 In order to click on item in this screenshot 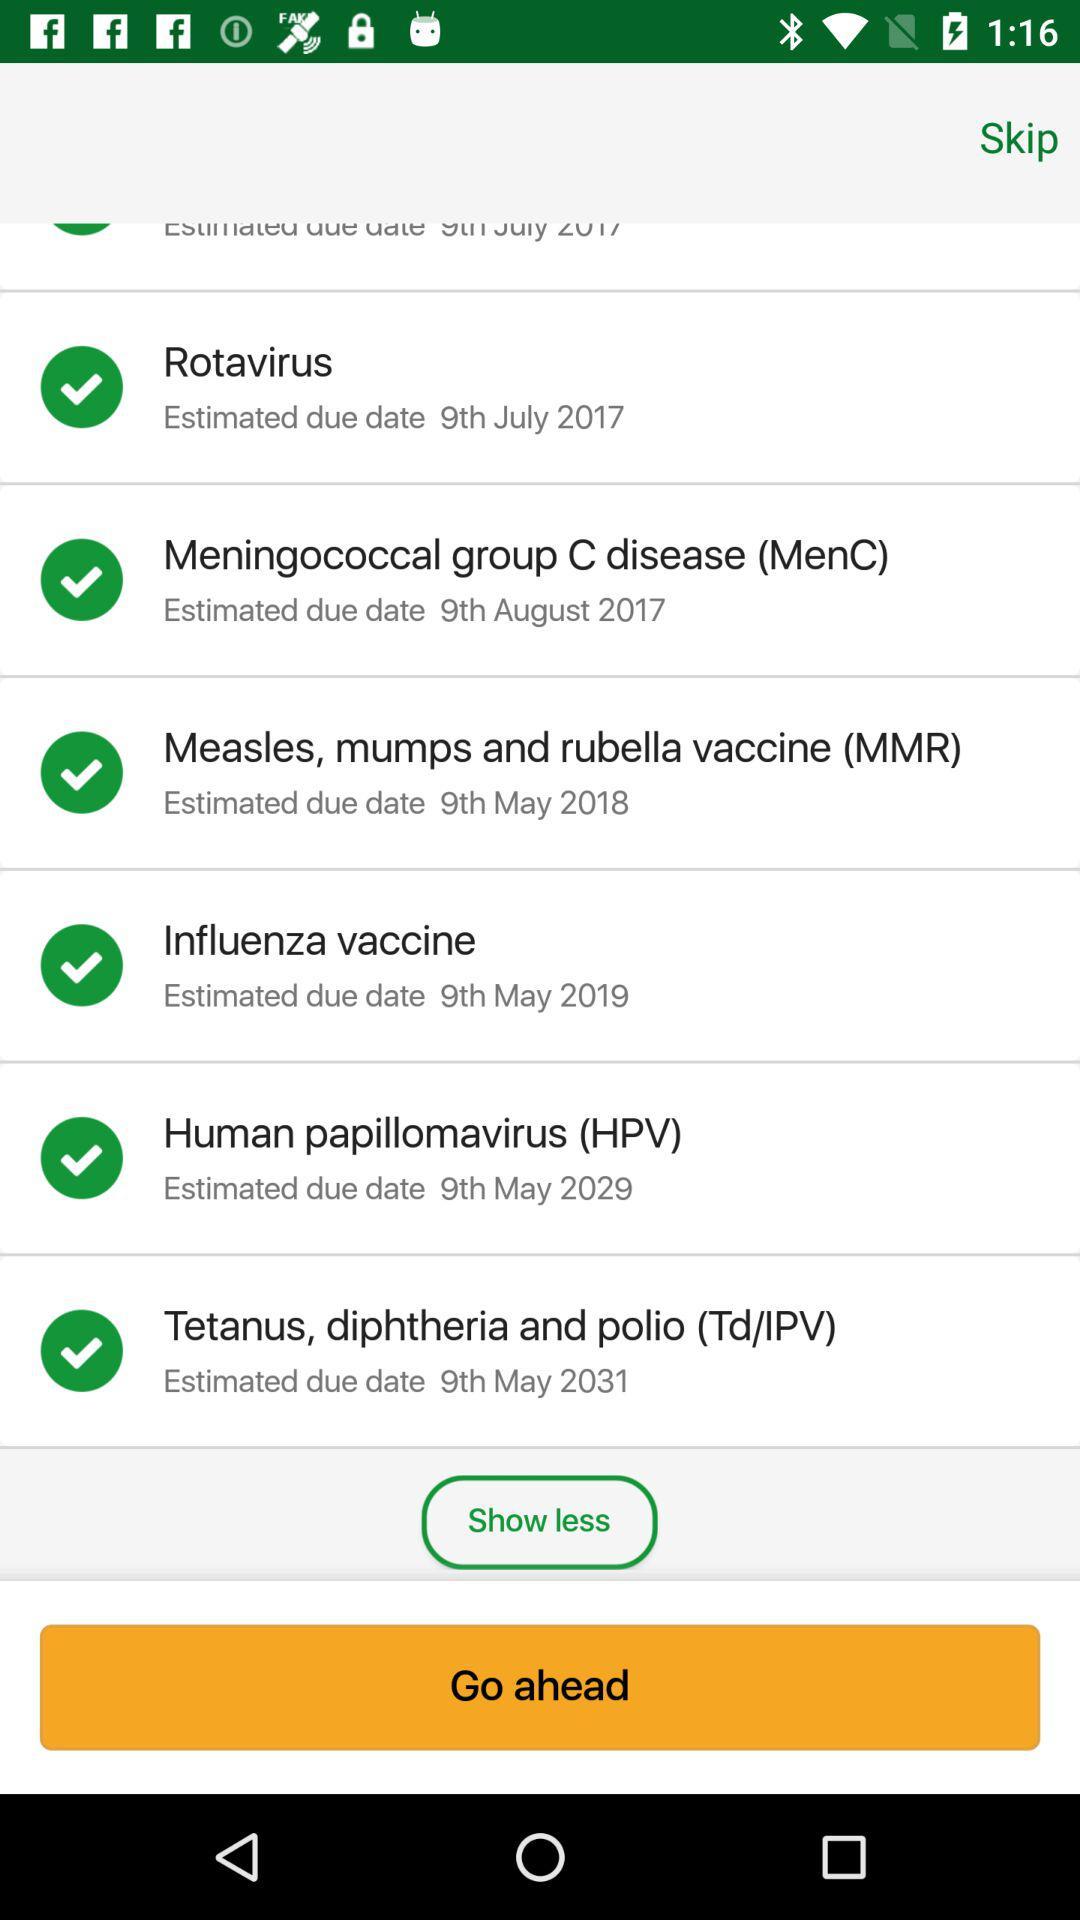, I will do `click(101, 236)`.